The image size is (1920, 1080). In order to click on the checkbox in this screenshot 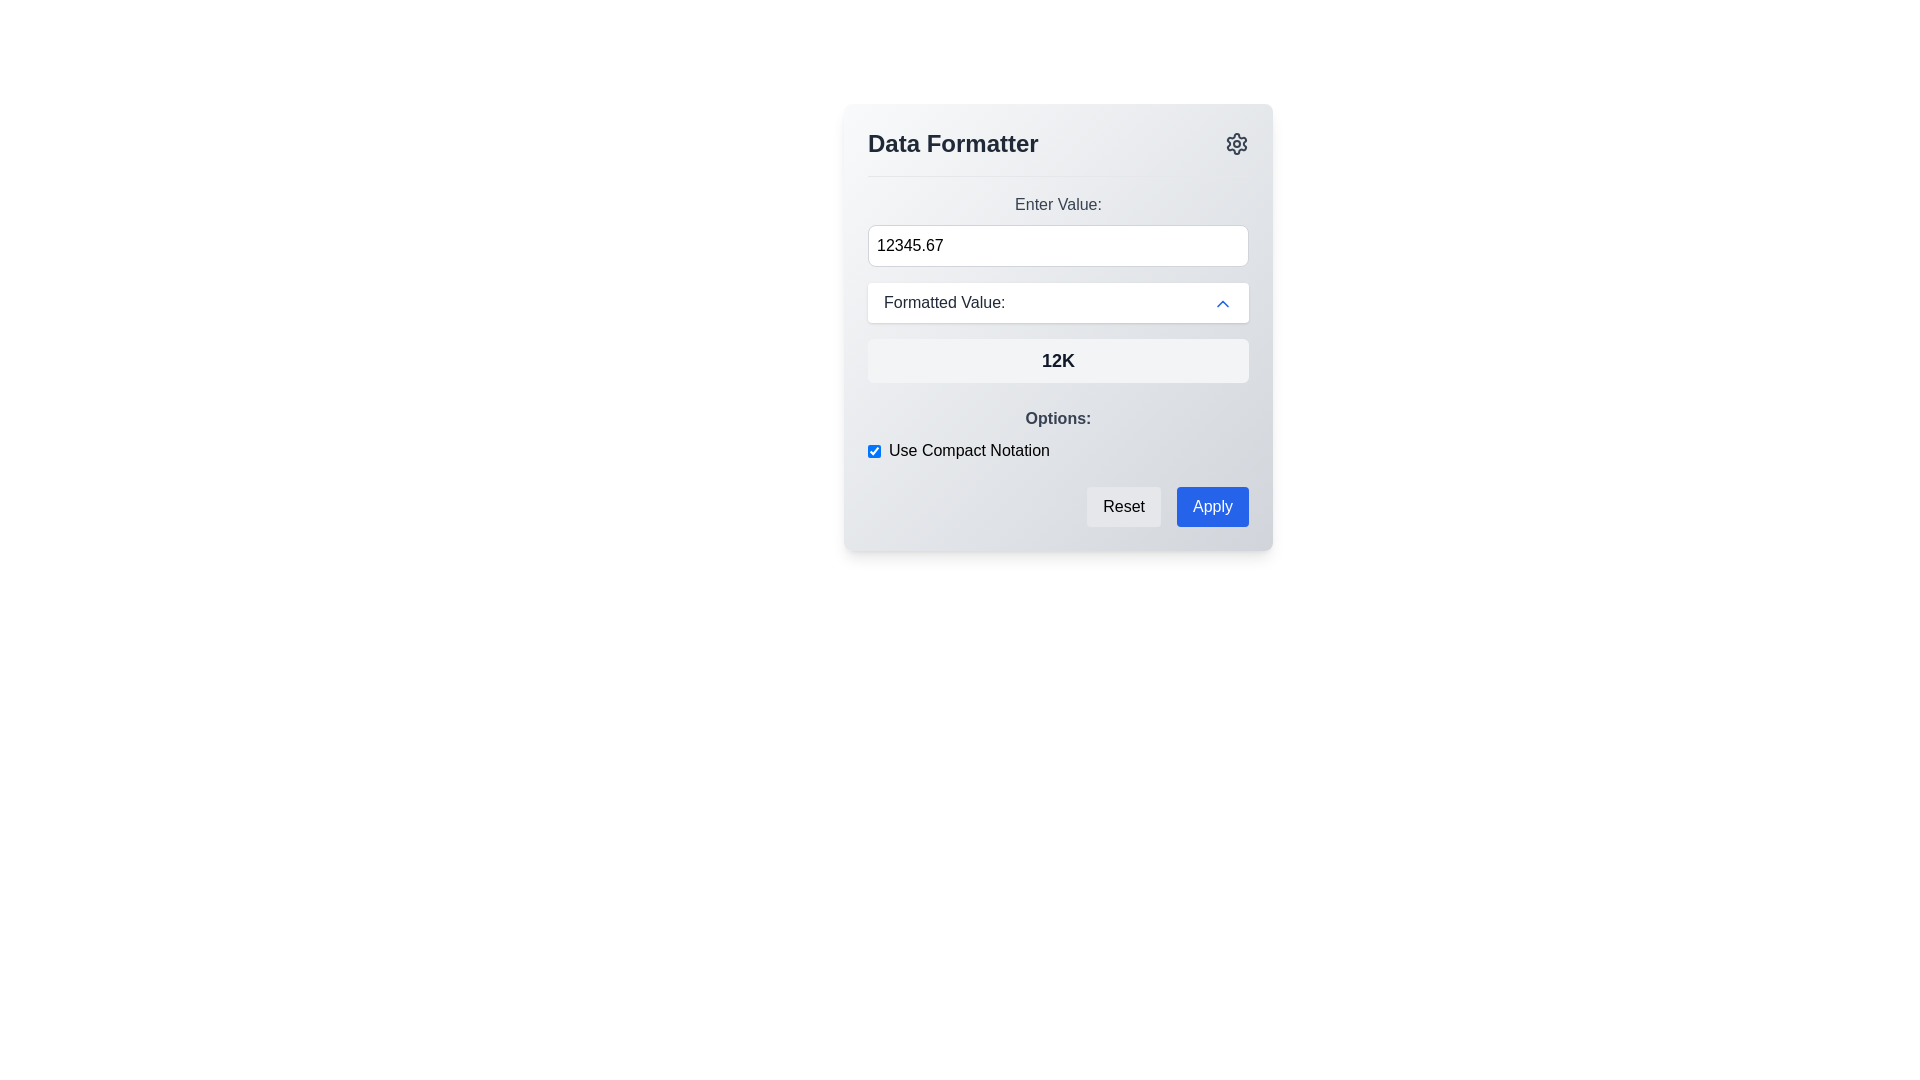, I will do `click(874, 451)`.